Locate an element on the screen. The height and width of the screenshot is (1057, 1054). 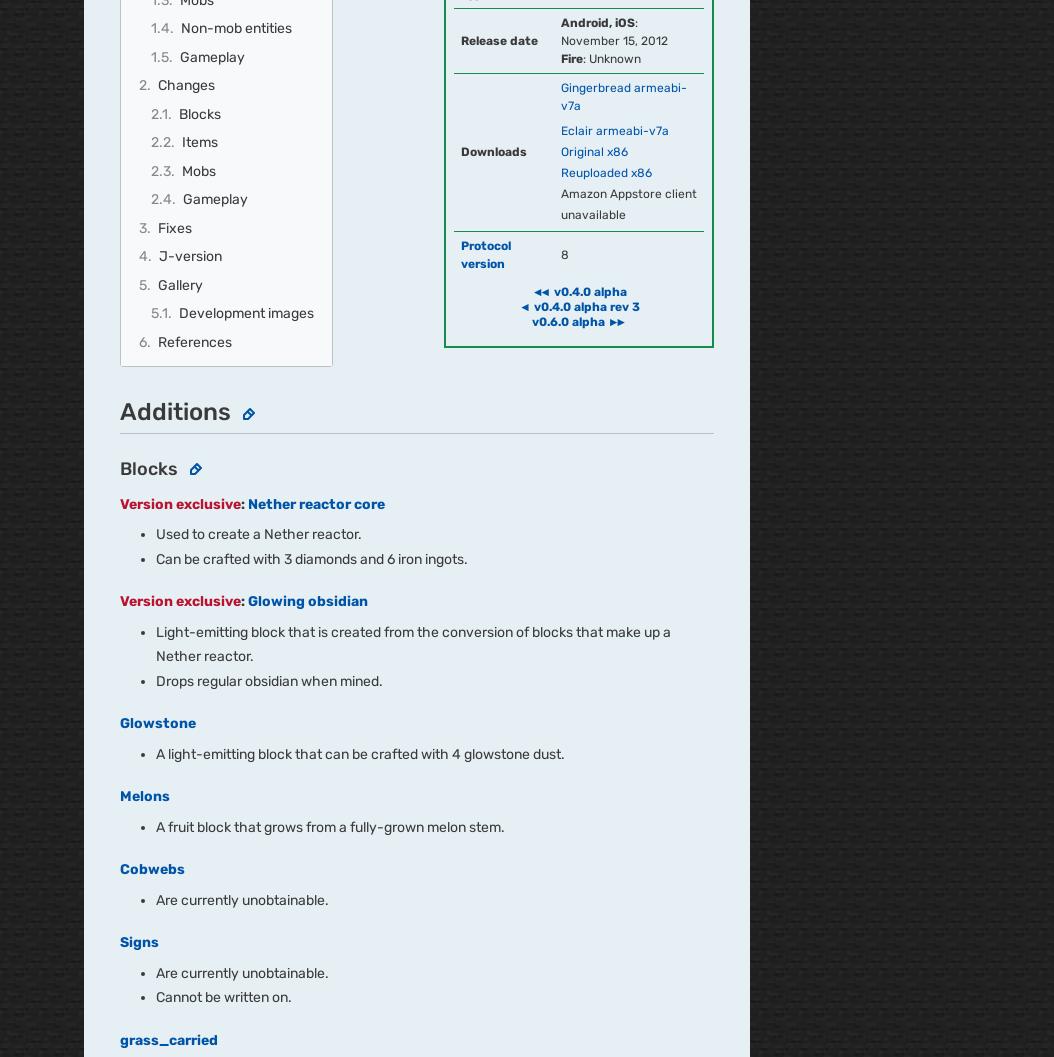
'Global Sitemap' is located at coordinates (478, 607).